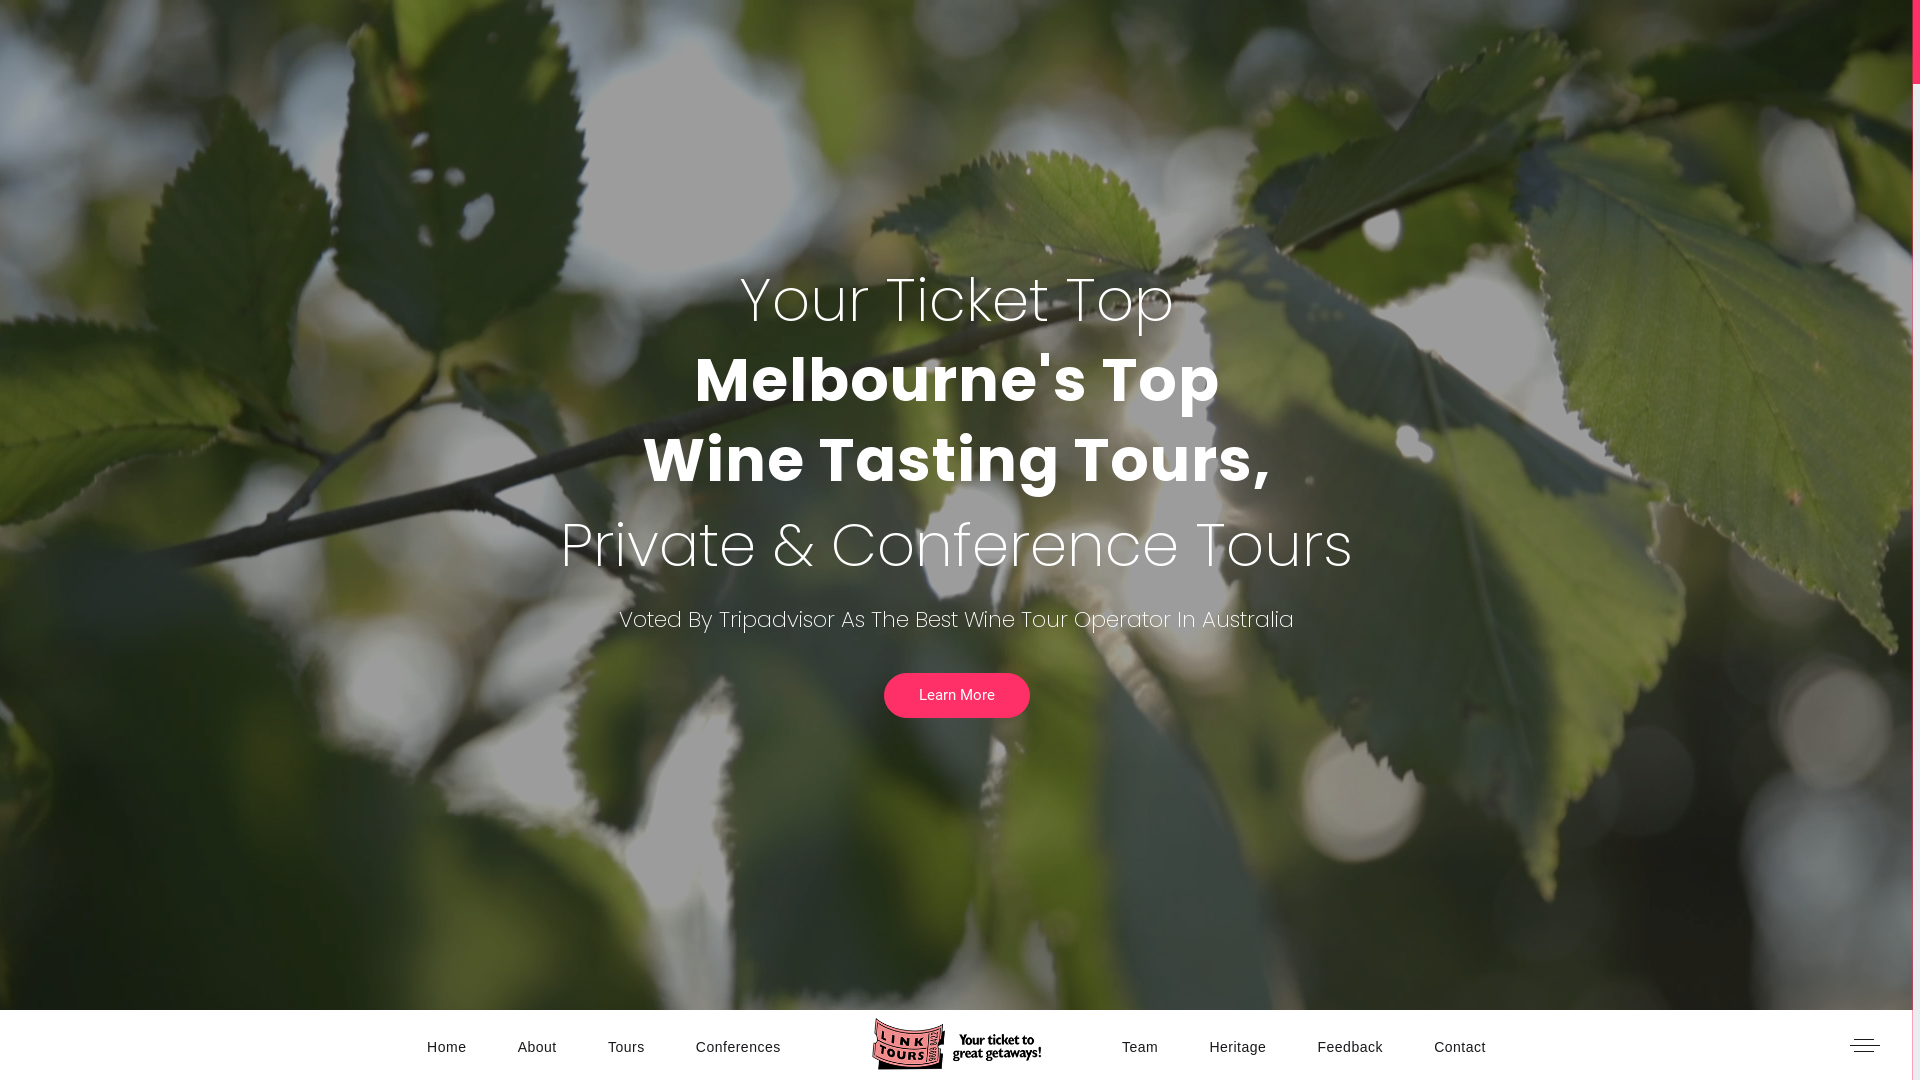  What do you see at coordinates (1349, 1044) in the screenshot?
I see `'Feedback'` at bounding box center [1349, 1044].